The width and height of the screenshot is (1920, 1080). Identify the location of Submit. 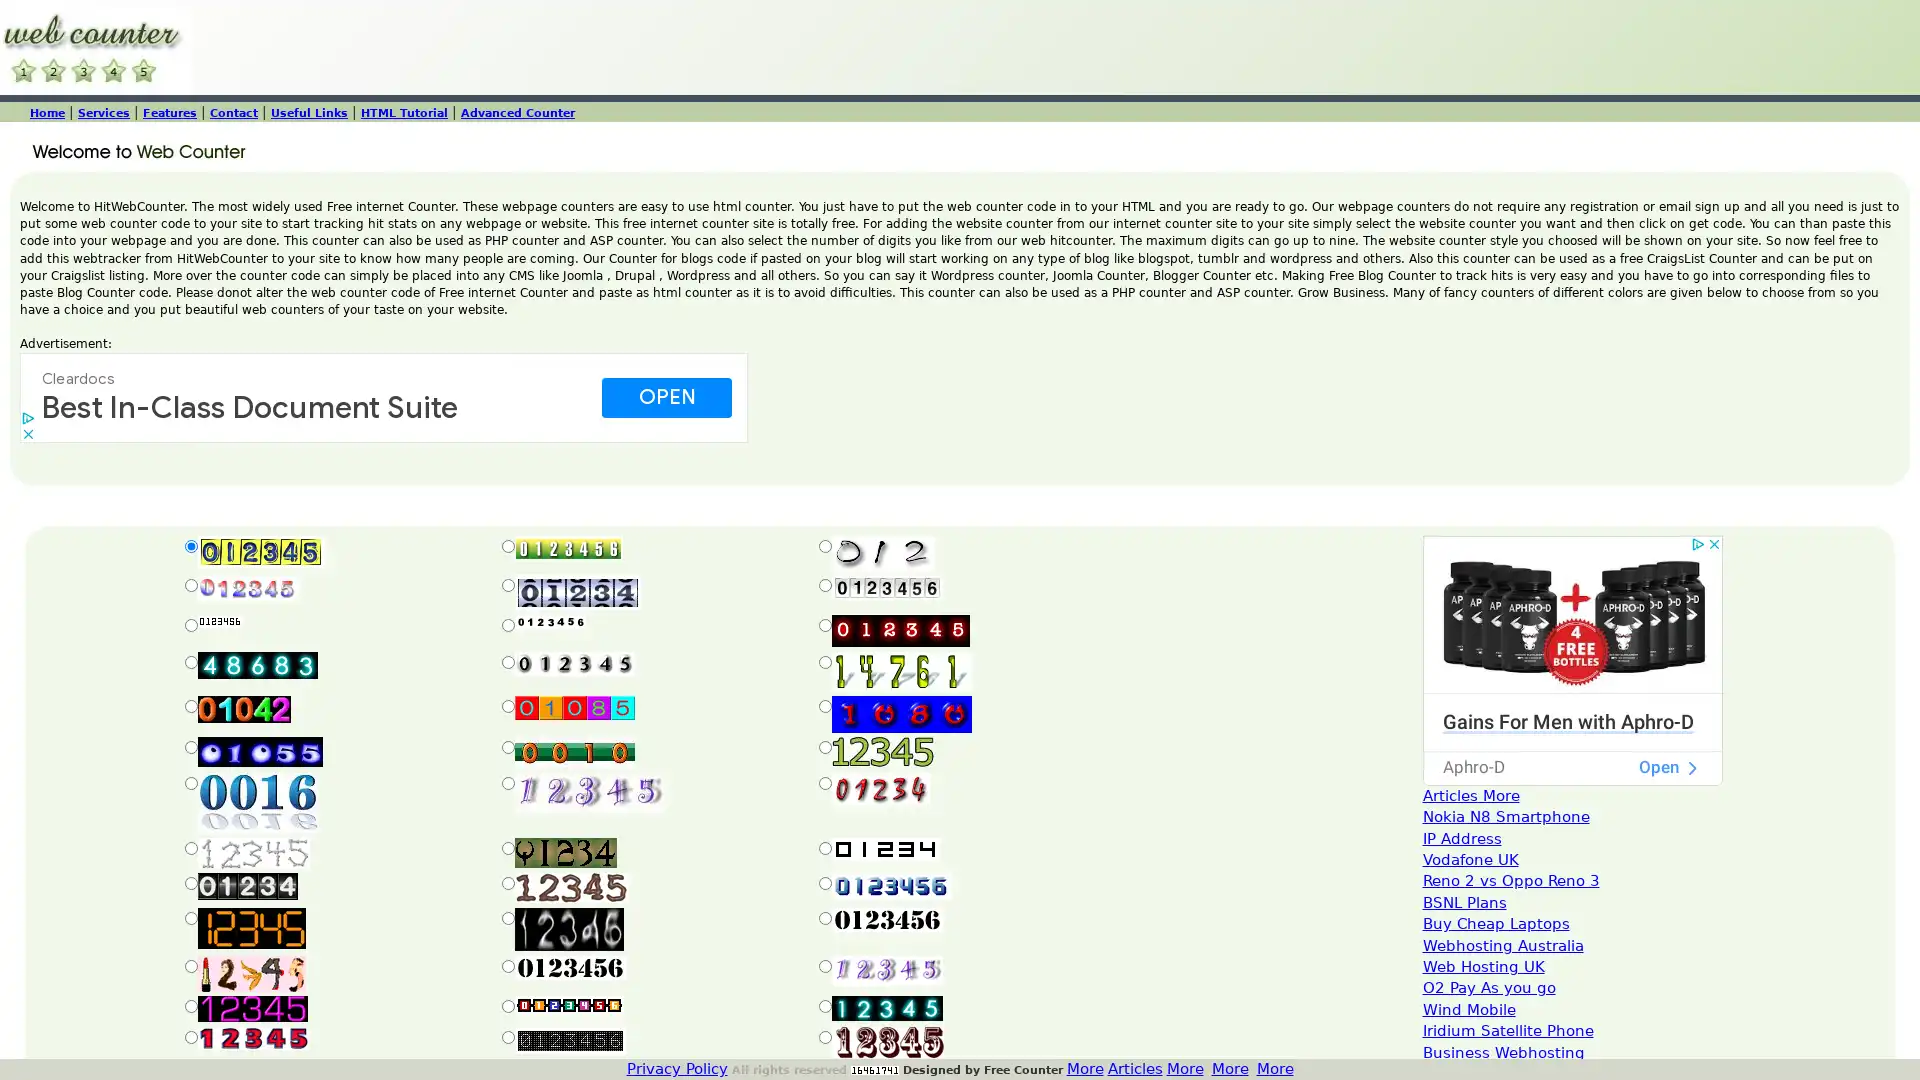
(569, 966).